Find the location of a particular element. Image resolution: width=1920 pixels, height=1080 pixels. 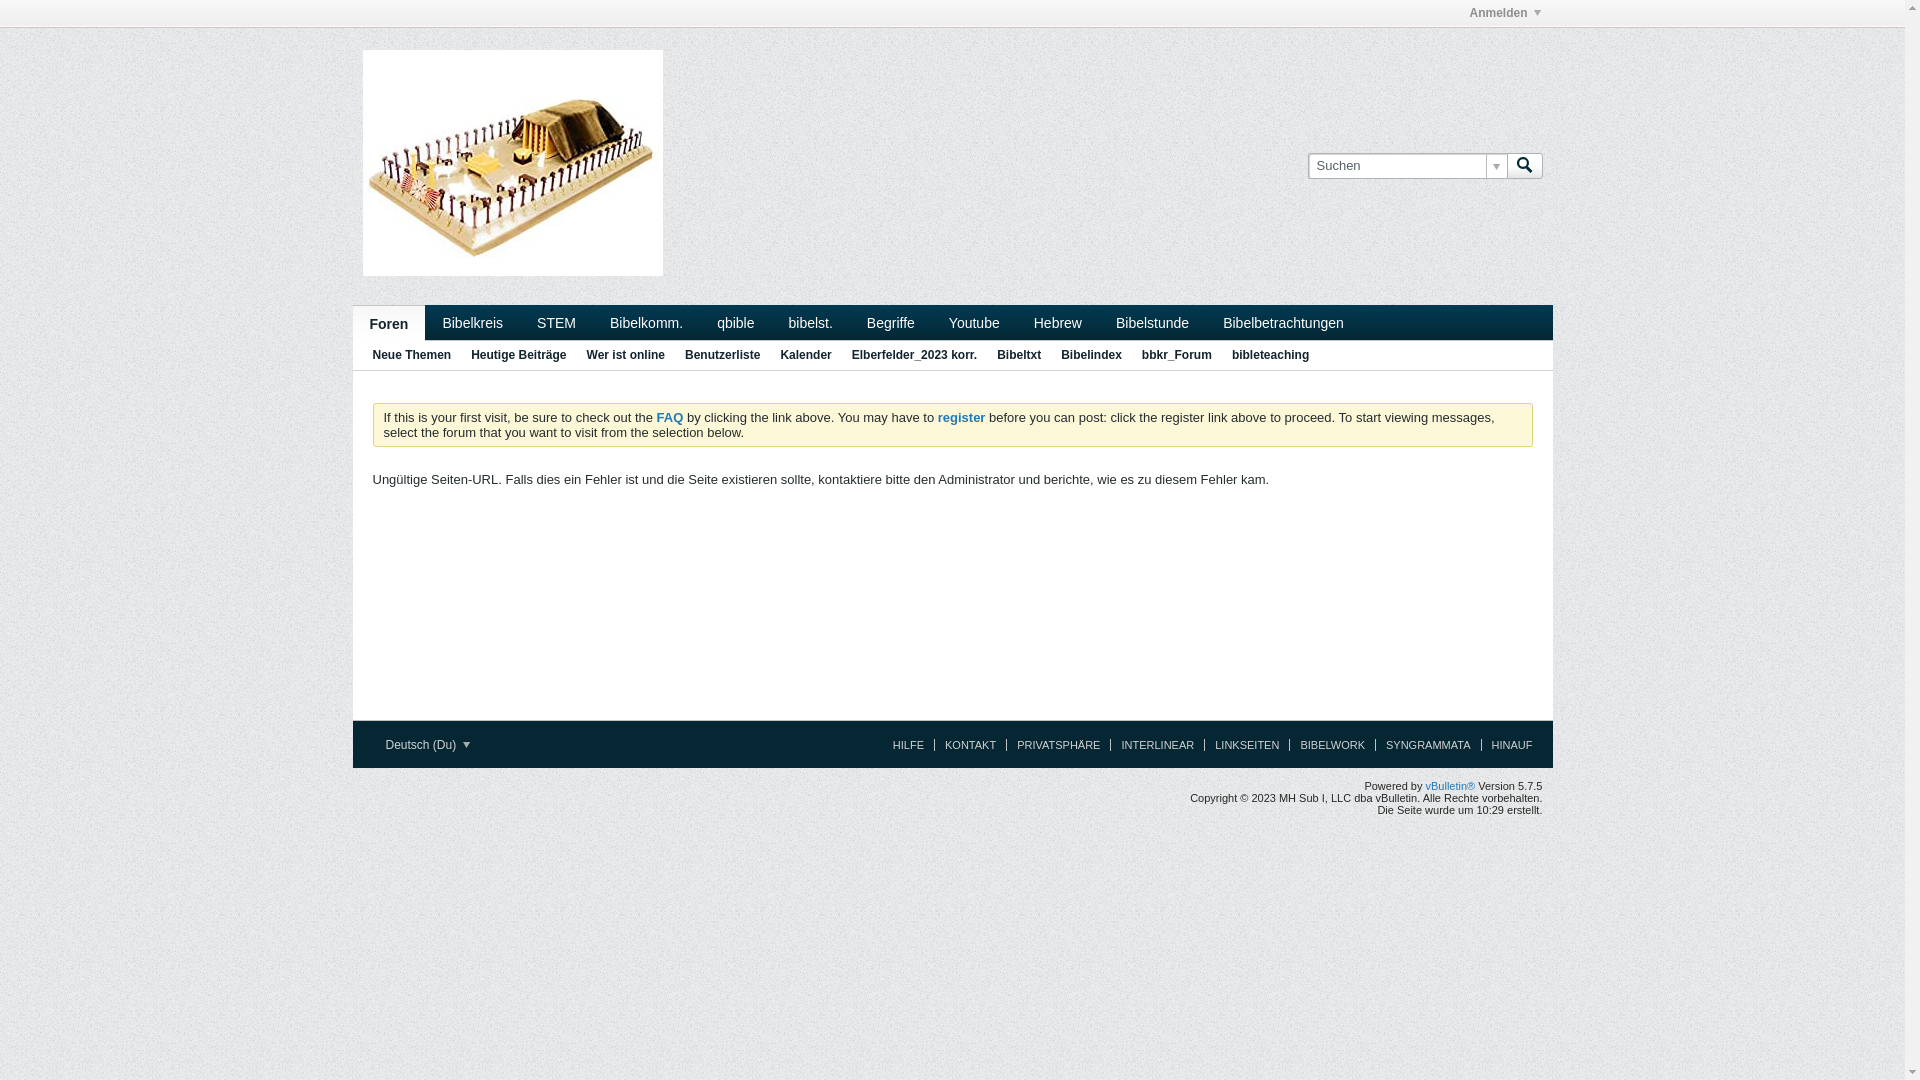

'Bibelkomm.' is located at coordinates (646, 321).